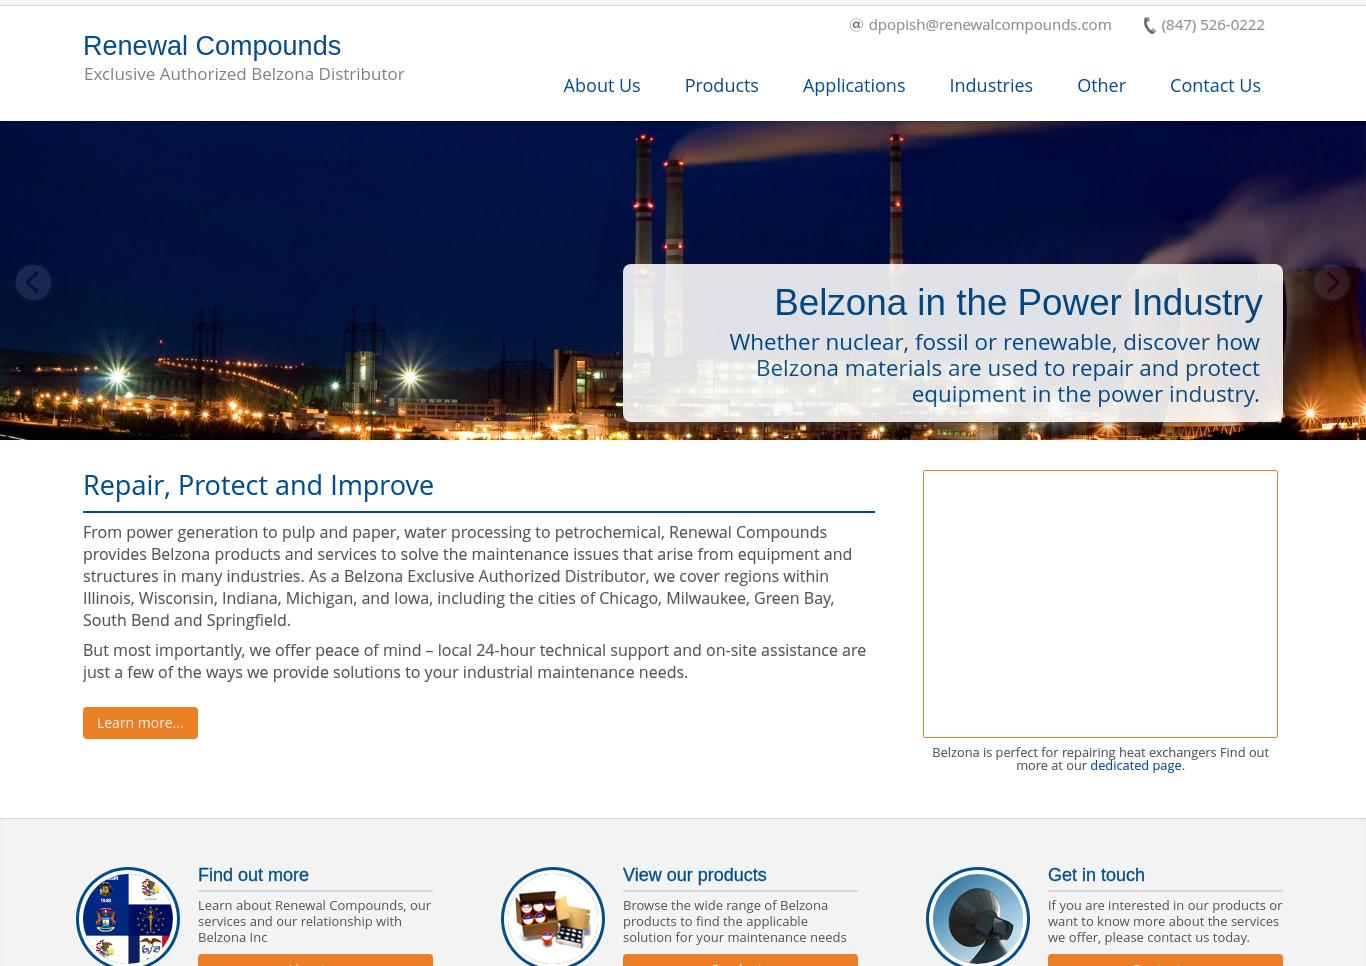 The image size is (1366, 966). I want to click on 'From power generation to pulp and paper, water processing to petrochemical, Renewal Compounds provides Belzona products and services to solve     the maintenance issues that arise from equipment and structures in many industries. As a Belzona Exclusive Authorized Distributor, we cover      regions within Illinois, Wisconsin, Indiana, Michigan, and Iowa, including the cities of Chicago, Milwaukee, Green Bay, South Bend and           Springfield.', so click(467, 575).